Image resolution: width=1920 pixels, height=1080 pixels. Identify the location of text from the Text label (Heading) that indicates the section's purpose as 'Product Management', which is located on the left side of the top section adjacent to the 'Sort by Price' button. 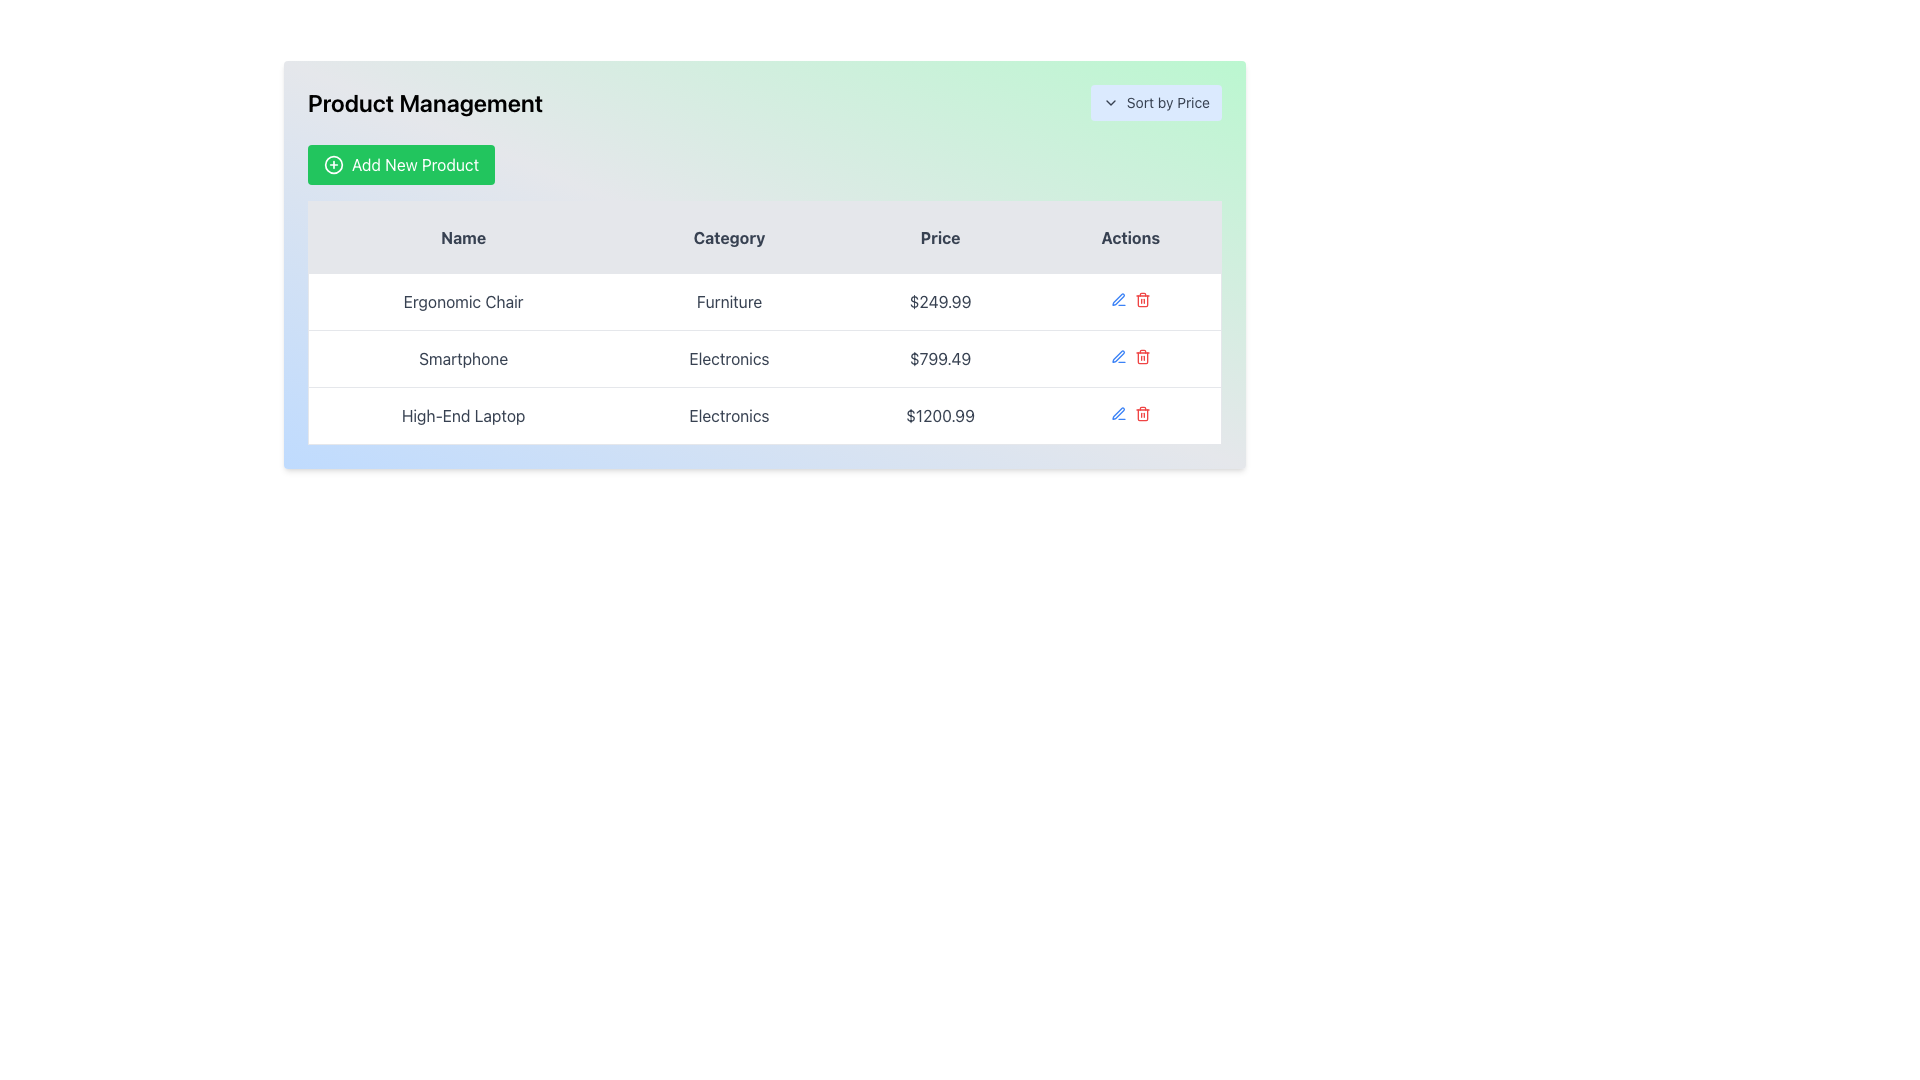
(424, 103).